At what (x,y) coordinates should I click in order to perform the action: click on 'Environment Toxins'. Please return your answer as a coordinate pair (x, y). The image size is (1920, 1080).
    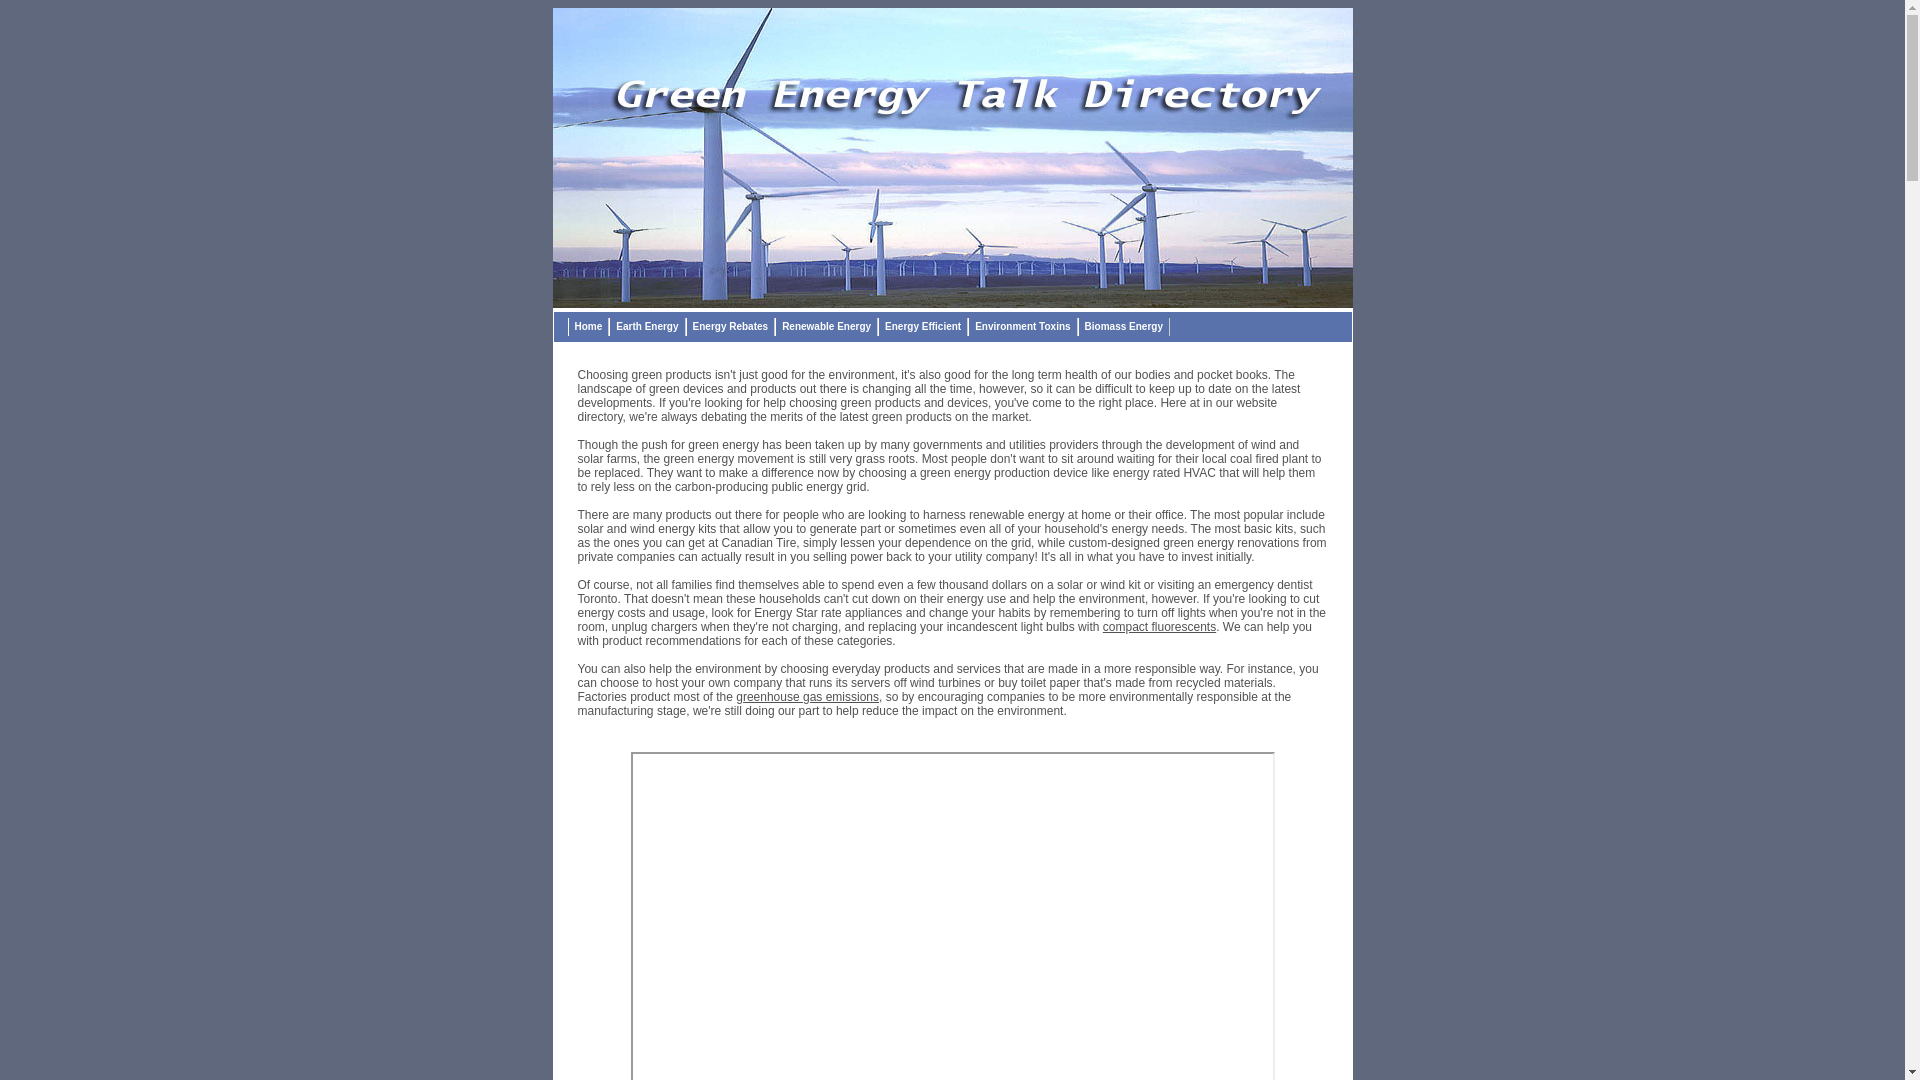
    Looking at the image, I should click on (968, 326).